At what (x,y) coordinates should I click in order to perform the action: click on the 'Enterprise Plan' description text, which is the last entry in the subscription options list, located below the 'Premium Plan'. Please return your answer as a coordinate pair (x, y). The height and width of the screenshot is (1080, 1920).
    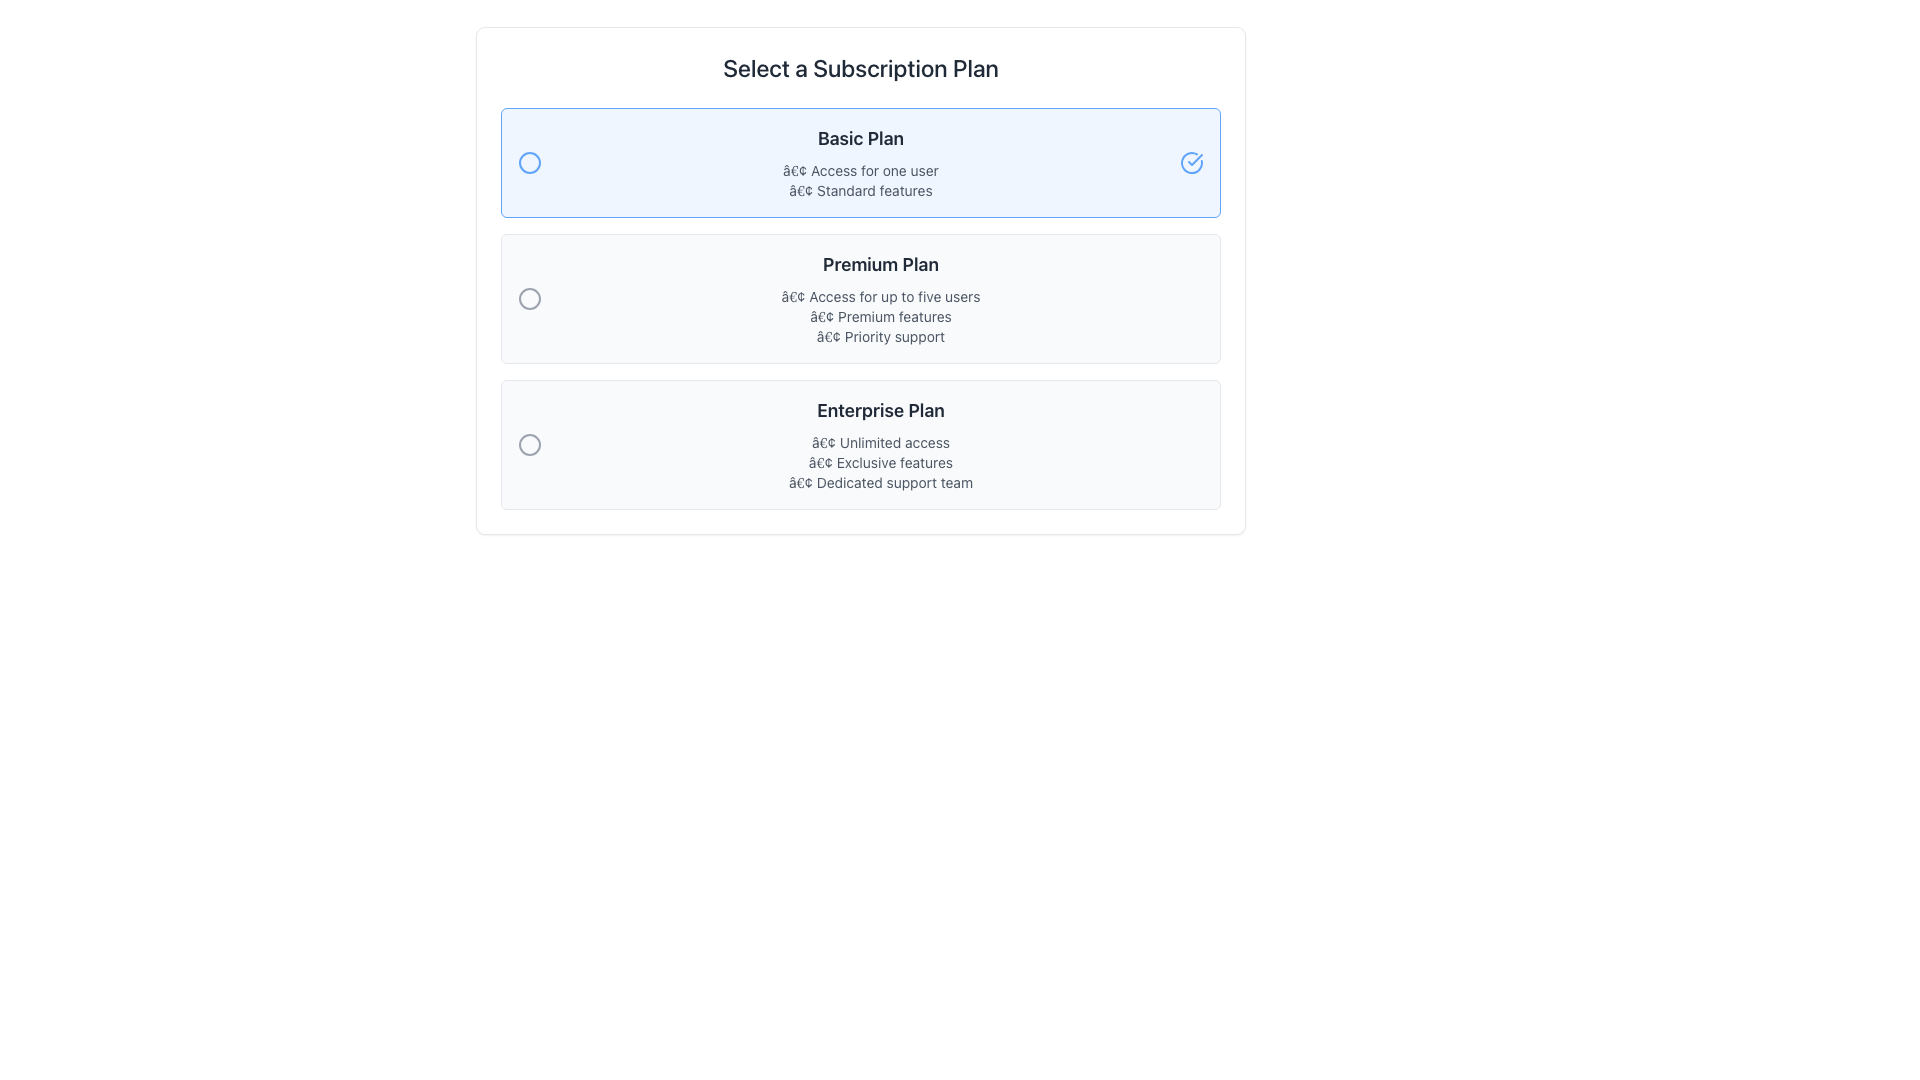
    Looking at the image, I should click on (880, 443).